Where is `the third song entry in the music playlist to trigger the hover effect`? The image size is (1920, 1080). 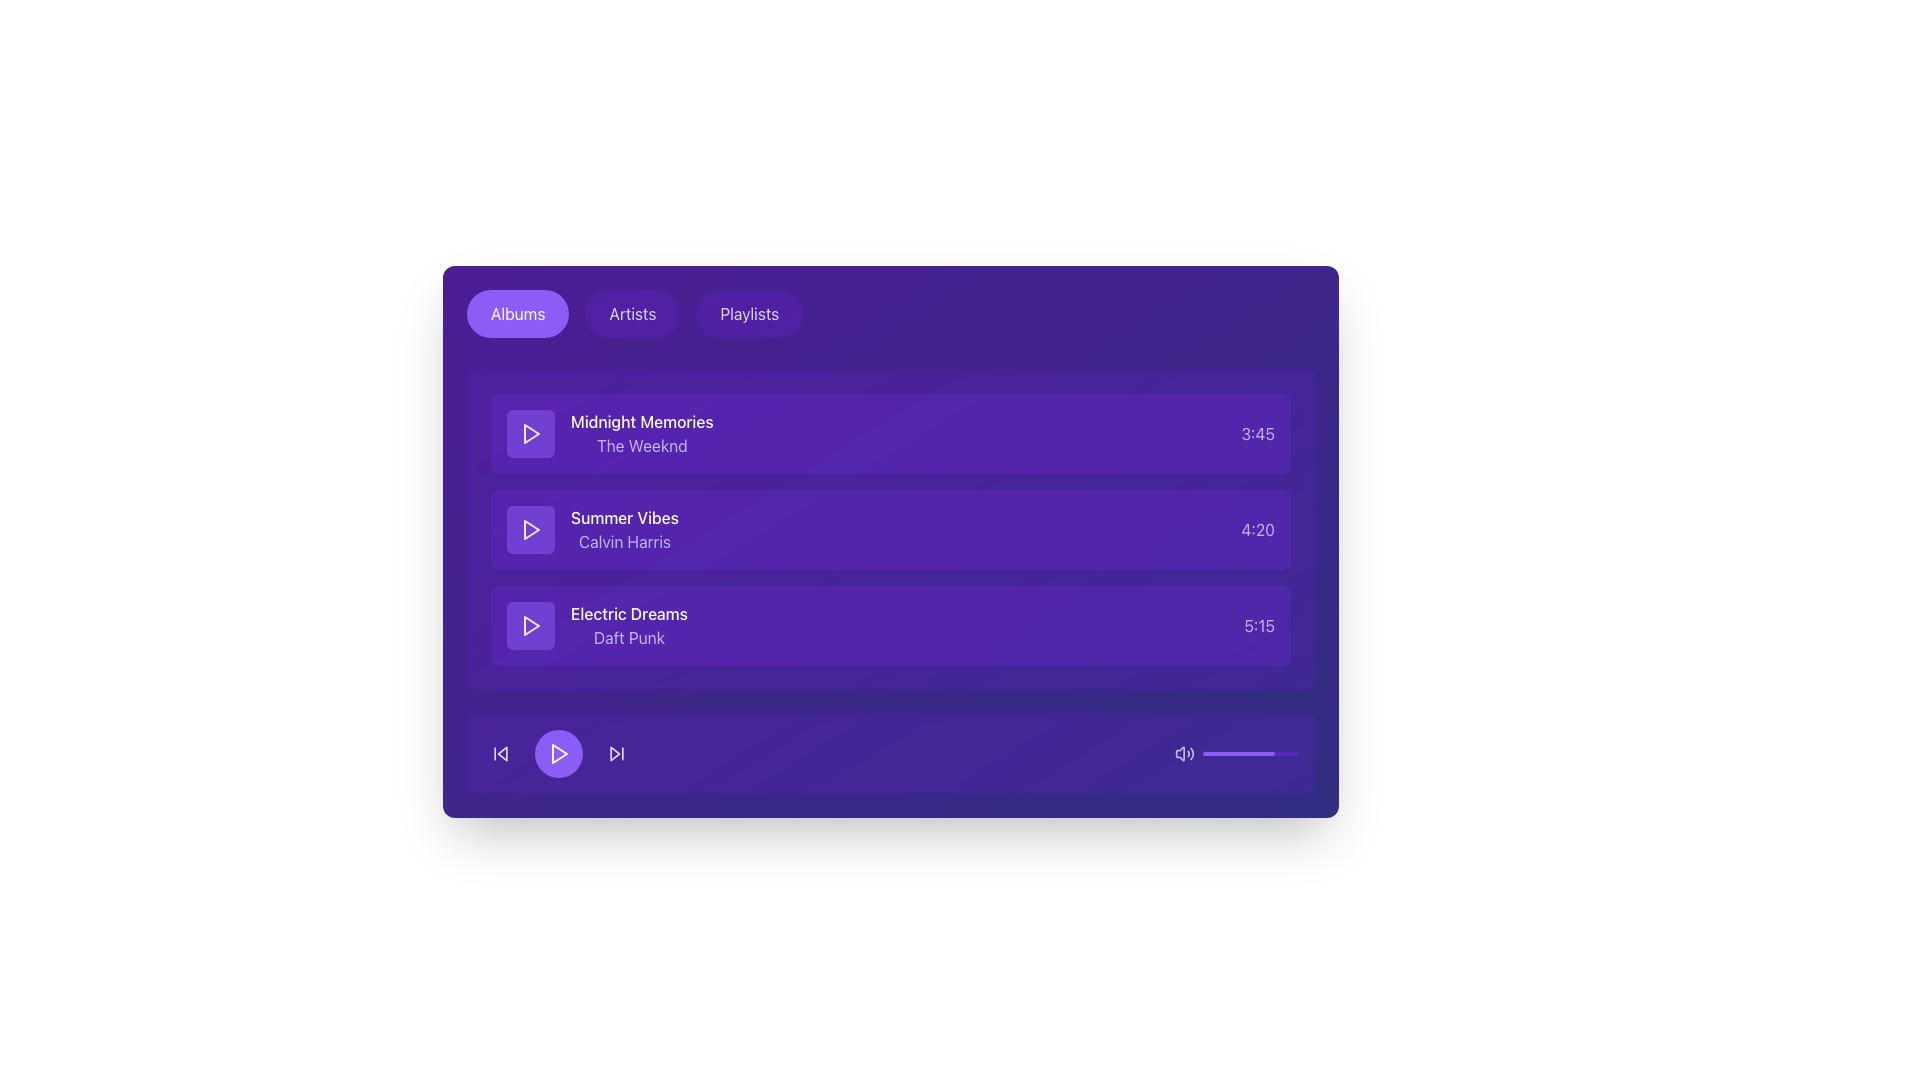
the third song entry in the music playlist to trigger the hover effect is located at coordinates (890, 624).